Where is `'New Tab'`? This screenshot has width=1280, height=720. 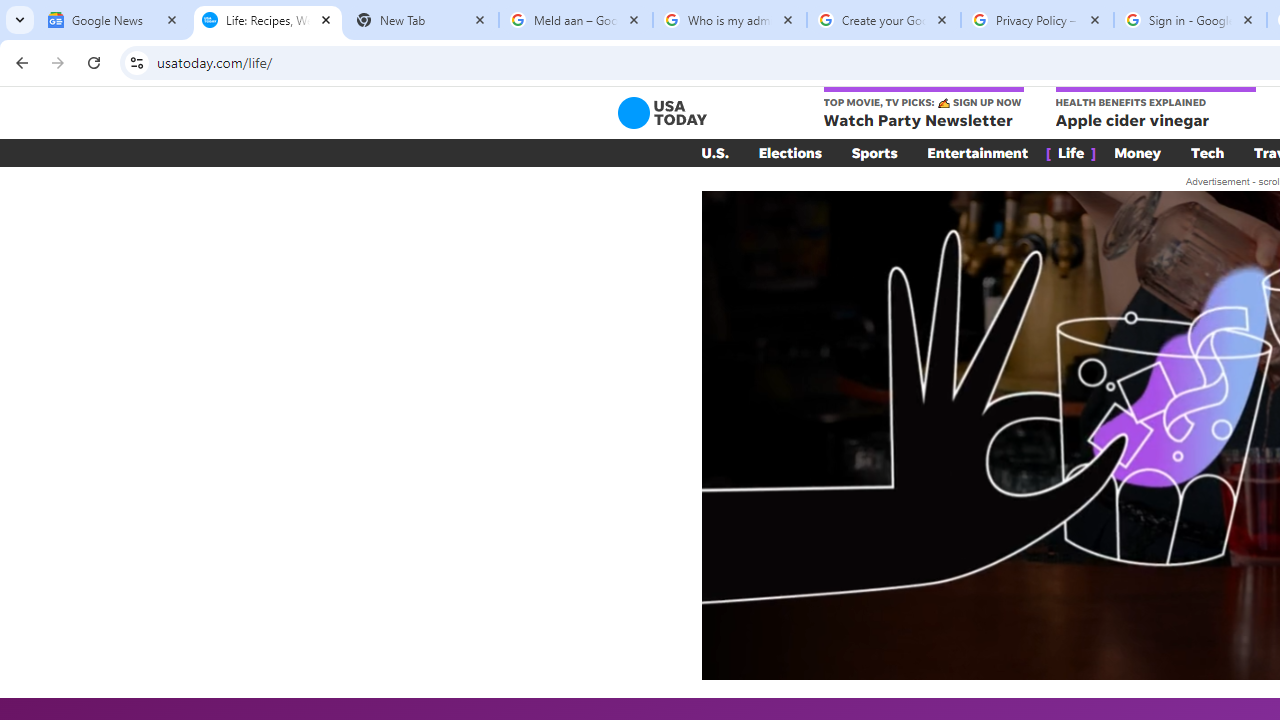
'New Tab' is located at coordinates (420, 20).